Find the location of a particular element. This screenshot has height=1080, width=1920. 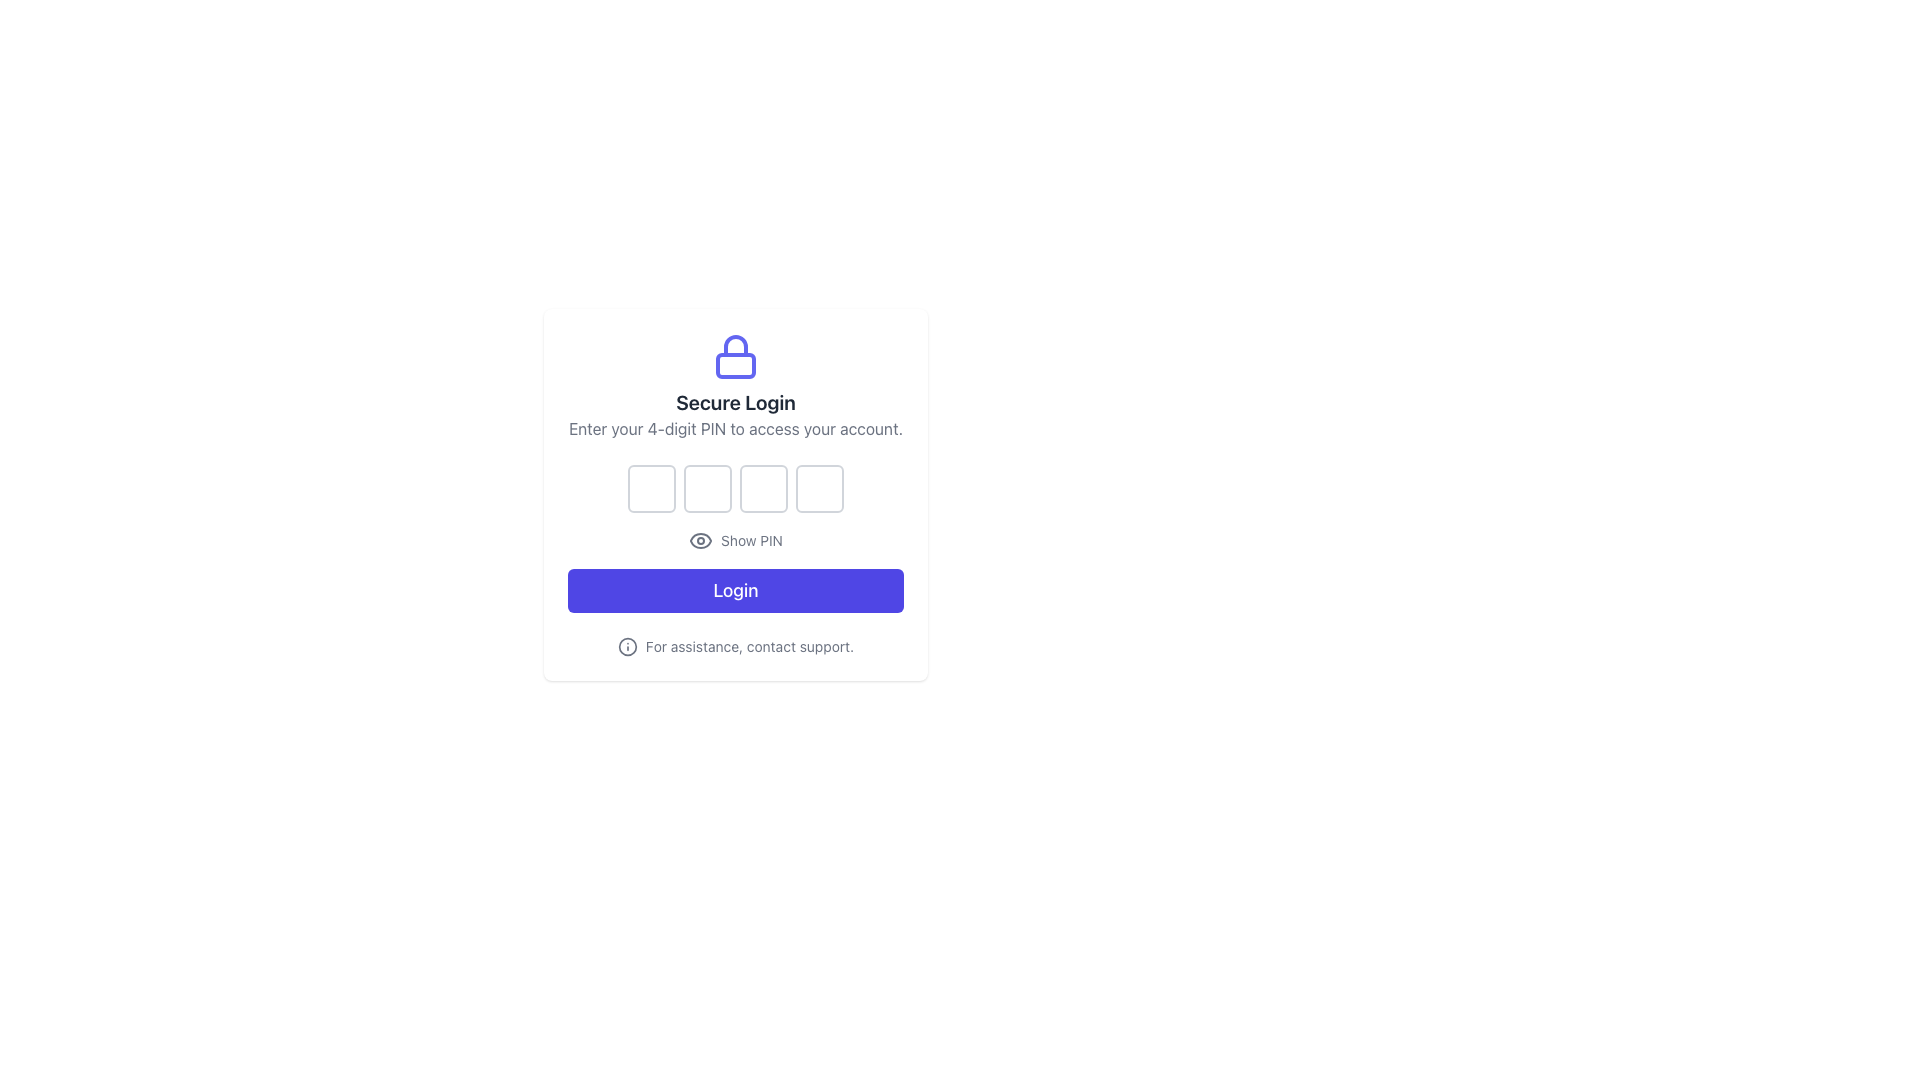

the 'Show PIN' text label, which is displayed in gray color and is positioned to the right of an eye icon, located beneath the PIN code input fields is located at coordinates (751, 540).